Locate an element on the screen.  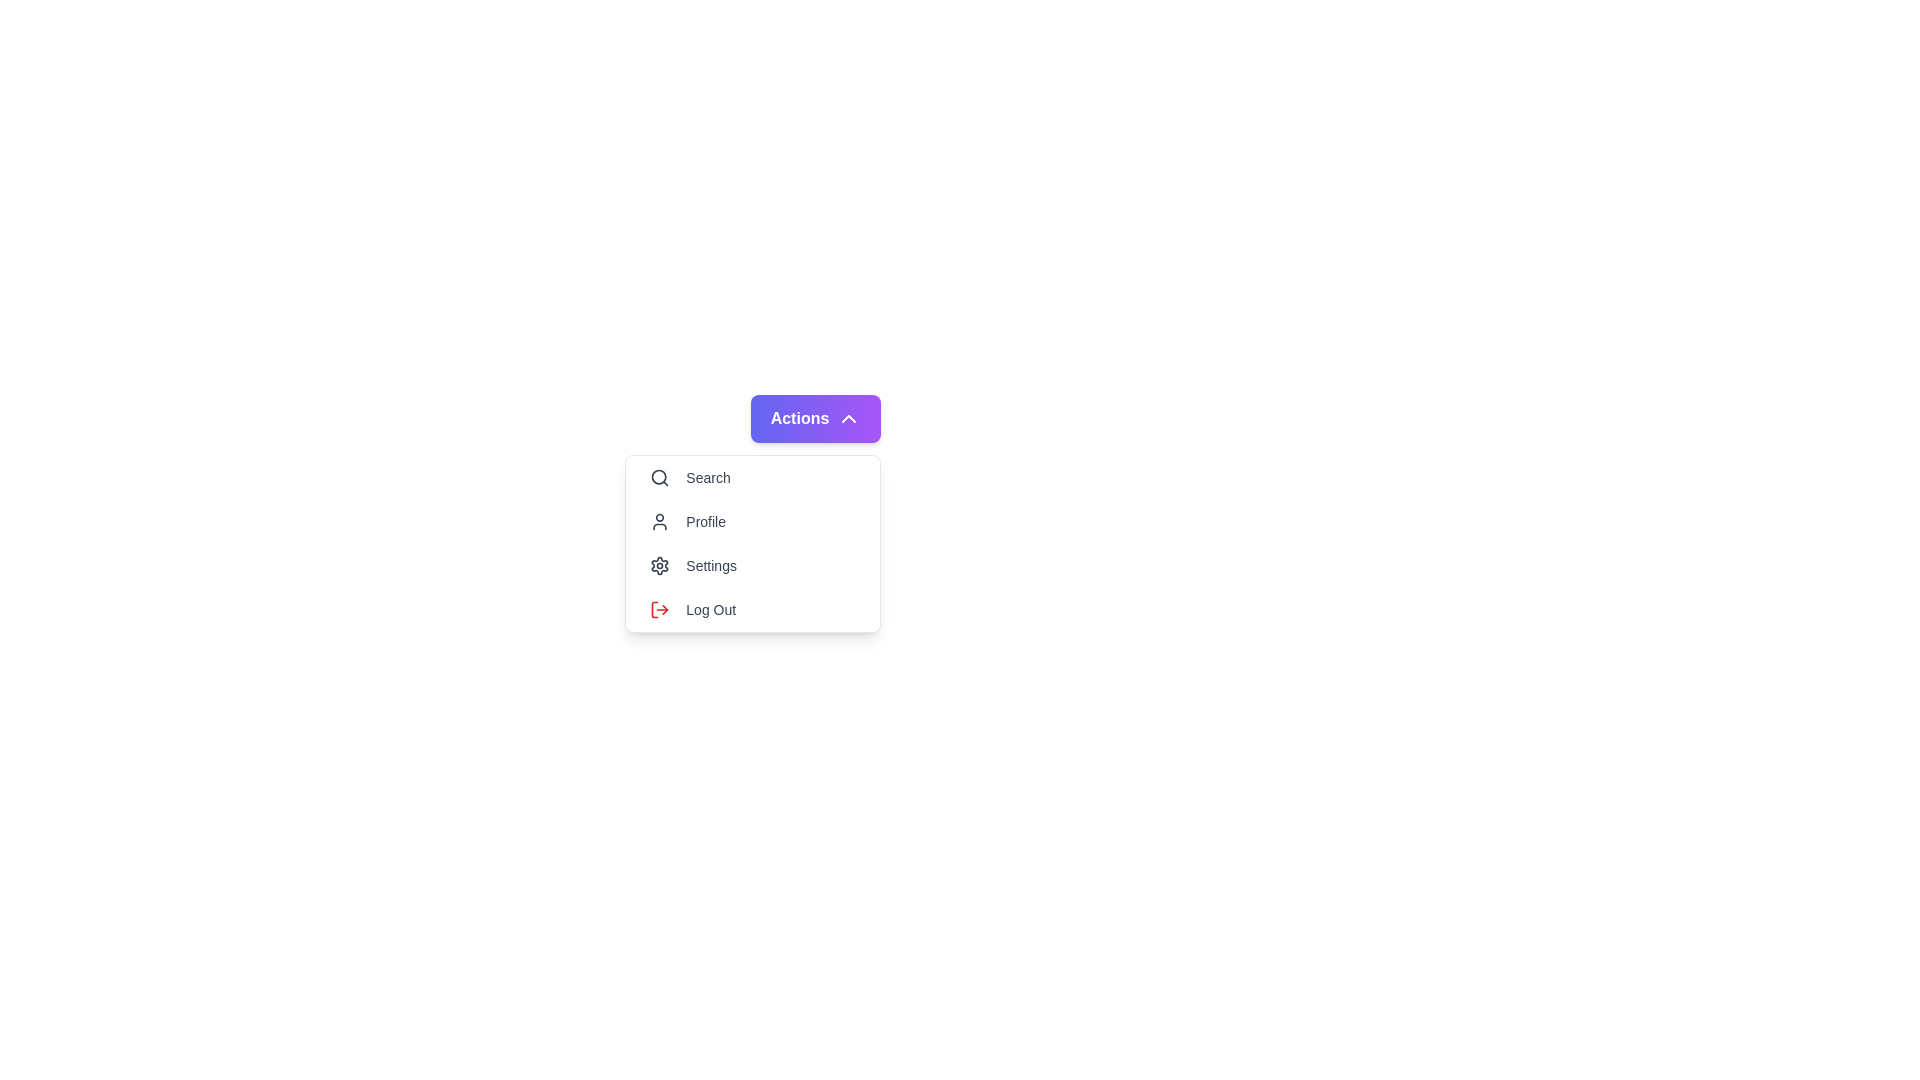
the settings Text label, which is the third item in the vertical menu list aligned with a gear icon is located at coordinates (711, 566).